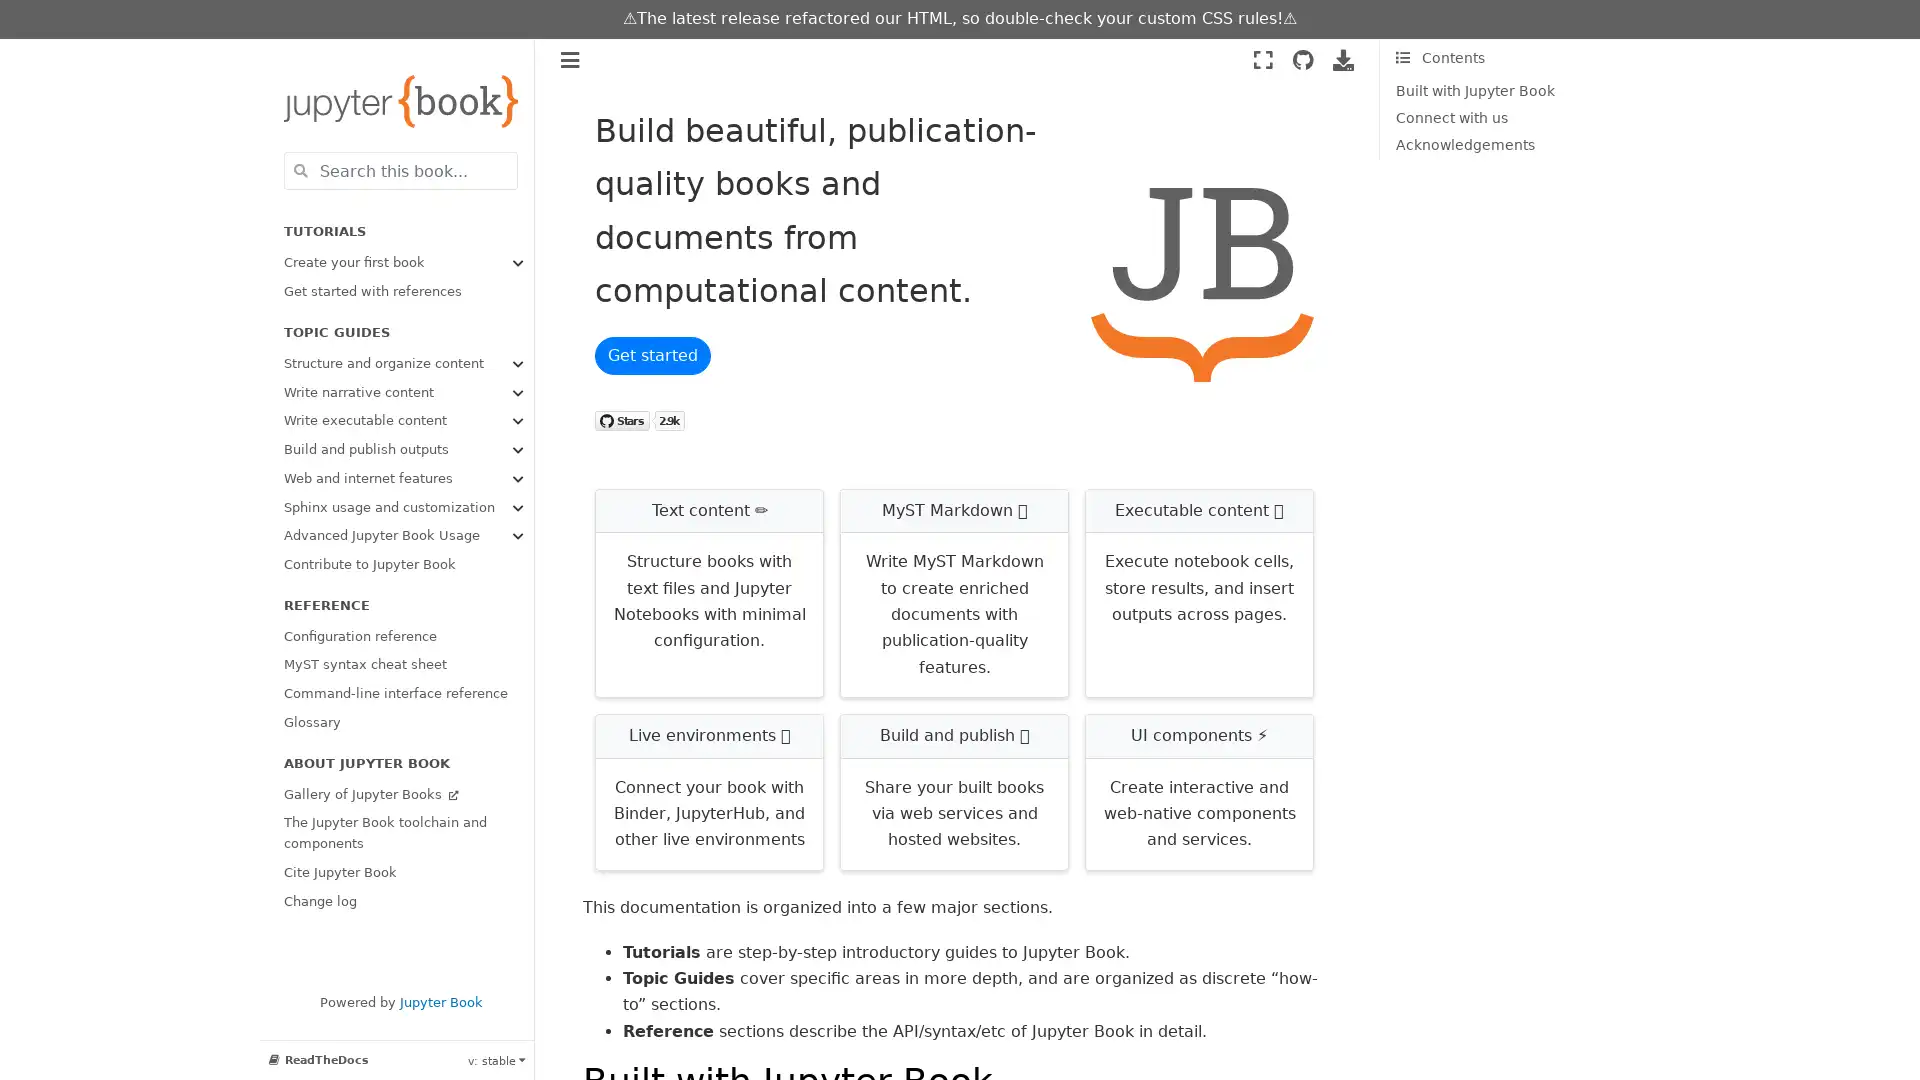 Image resolution: width=1920 pixels, height=1080 pixels. I want to click on Download this page, so click(1343, 59).